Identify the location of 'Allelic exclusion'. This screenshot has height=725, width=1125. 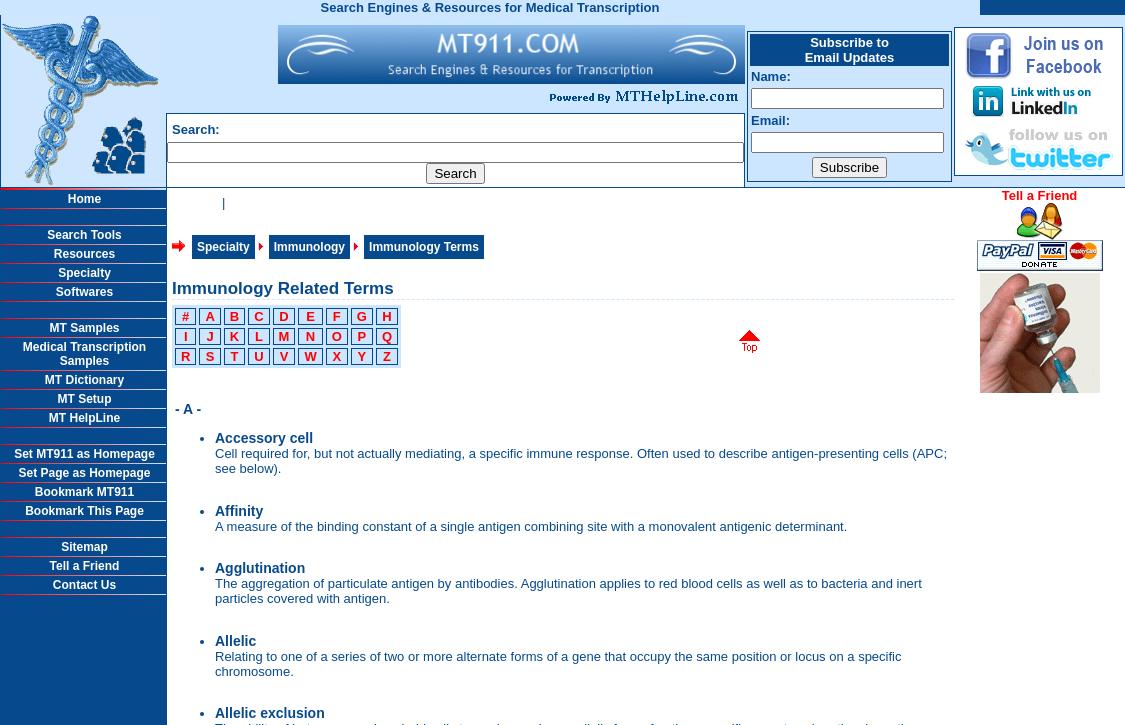
(268, 711).